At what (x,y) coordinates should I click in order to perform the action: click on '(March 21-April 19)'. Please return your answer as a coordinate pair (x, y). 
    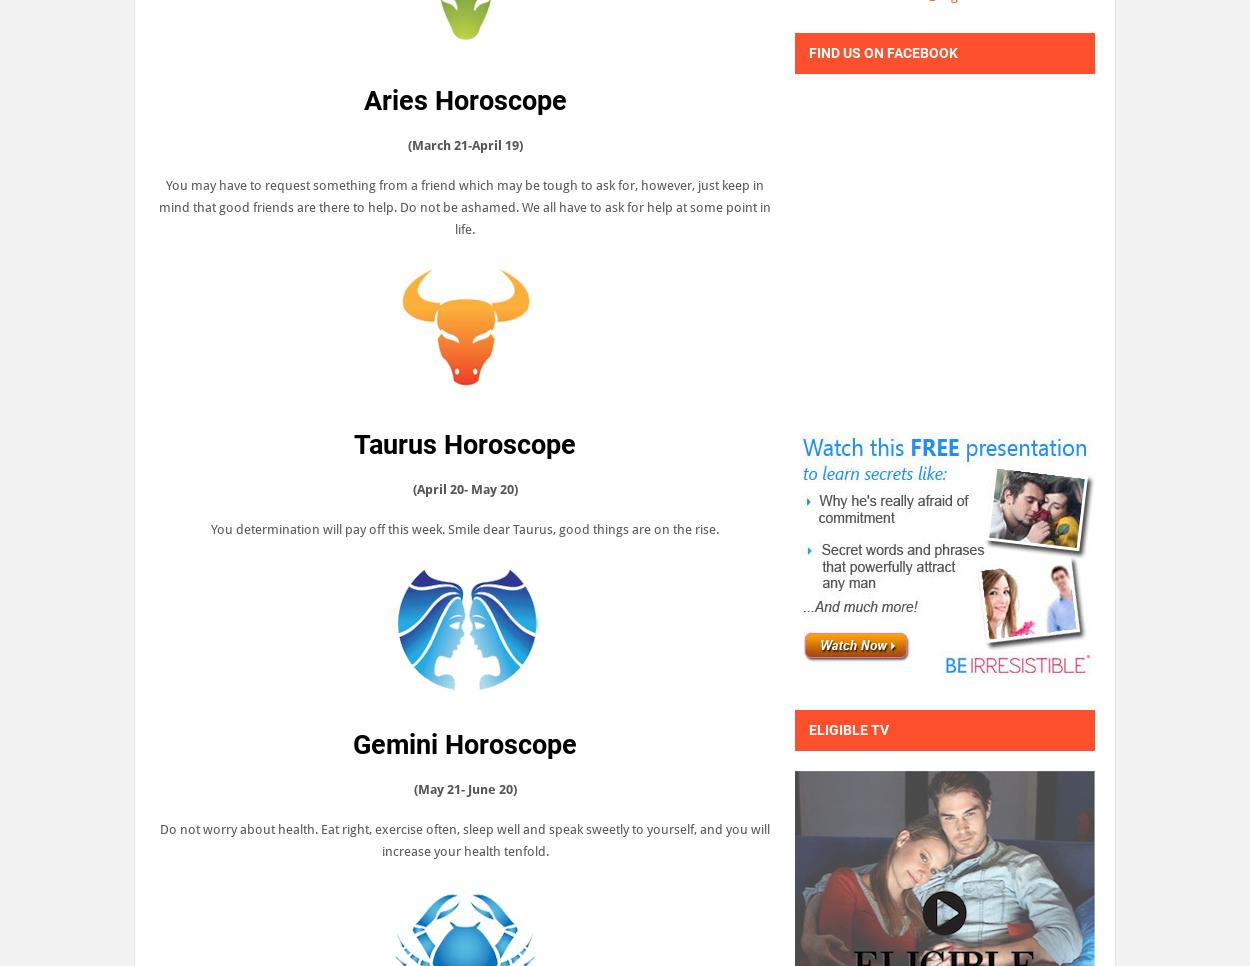
    Looking at the image, I should click on (463, 144).